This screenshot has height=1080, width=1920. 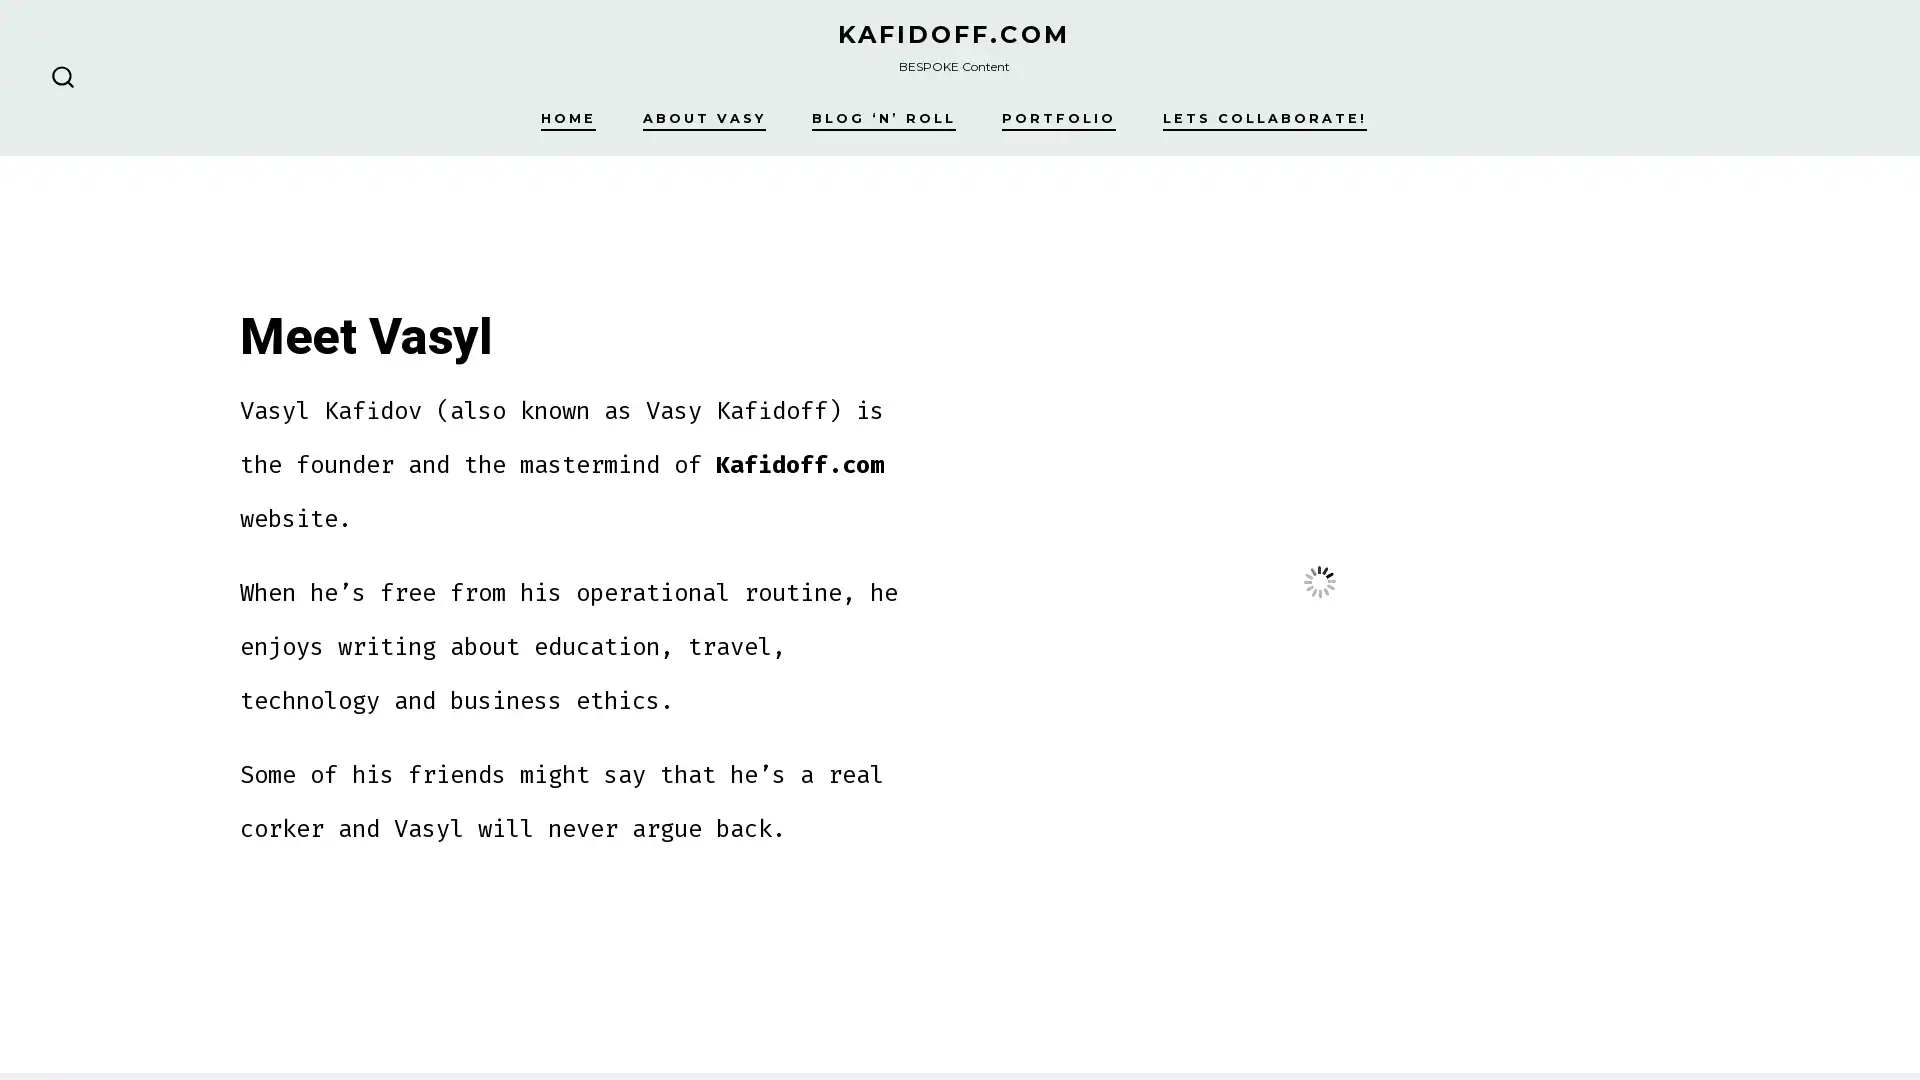 I want to click on SEARCH TOGGLE, so click(x=62, y=76).